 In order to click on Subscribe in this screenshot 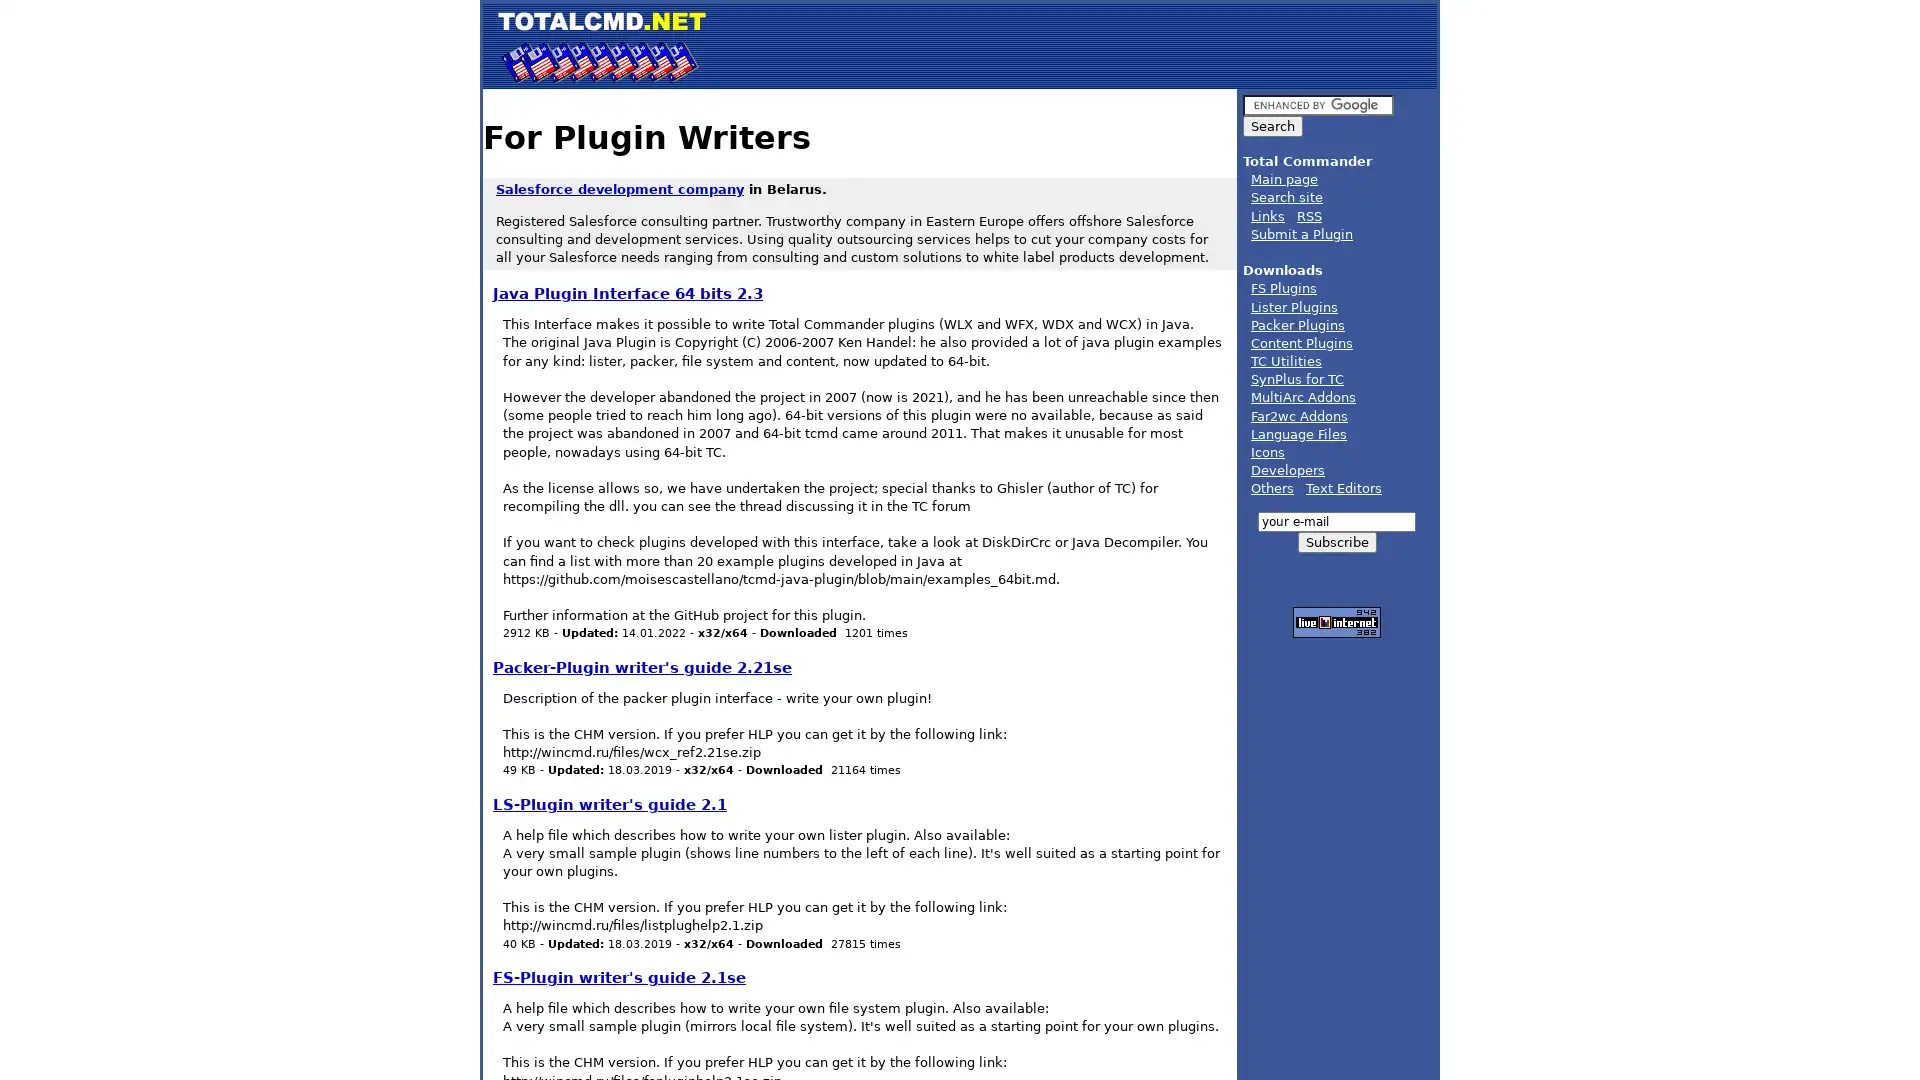, I will do `click(1336, 541)`.